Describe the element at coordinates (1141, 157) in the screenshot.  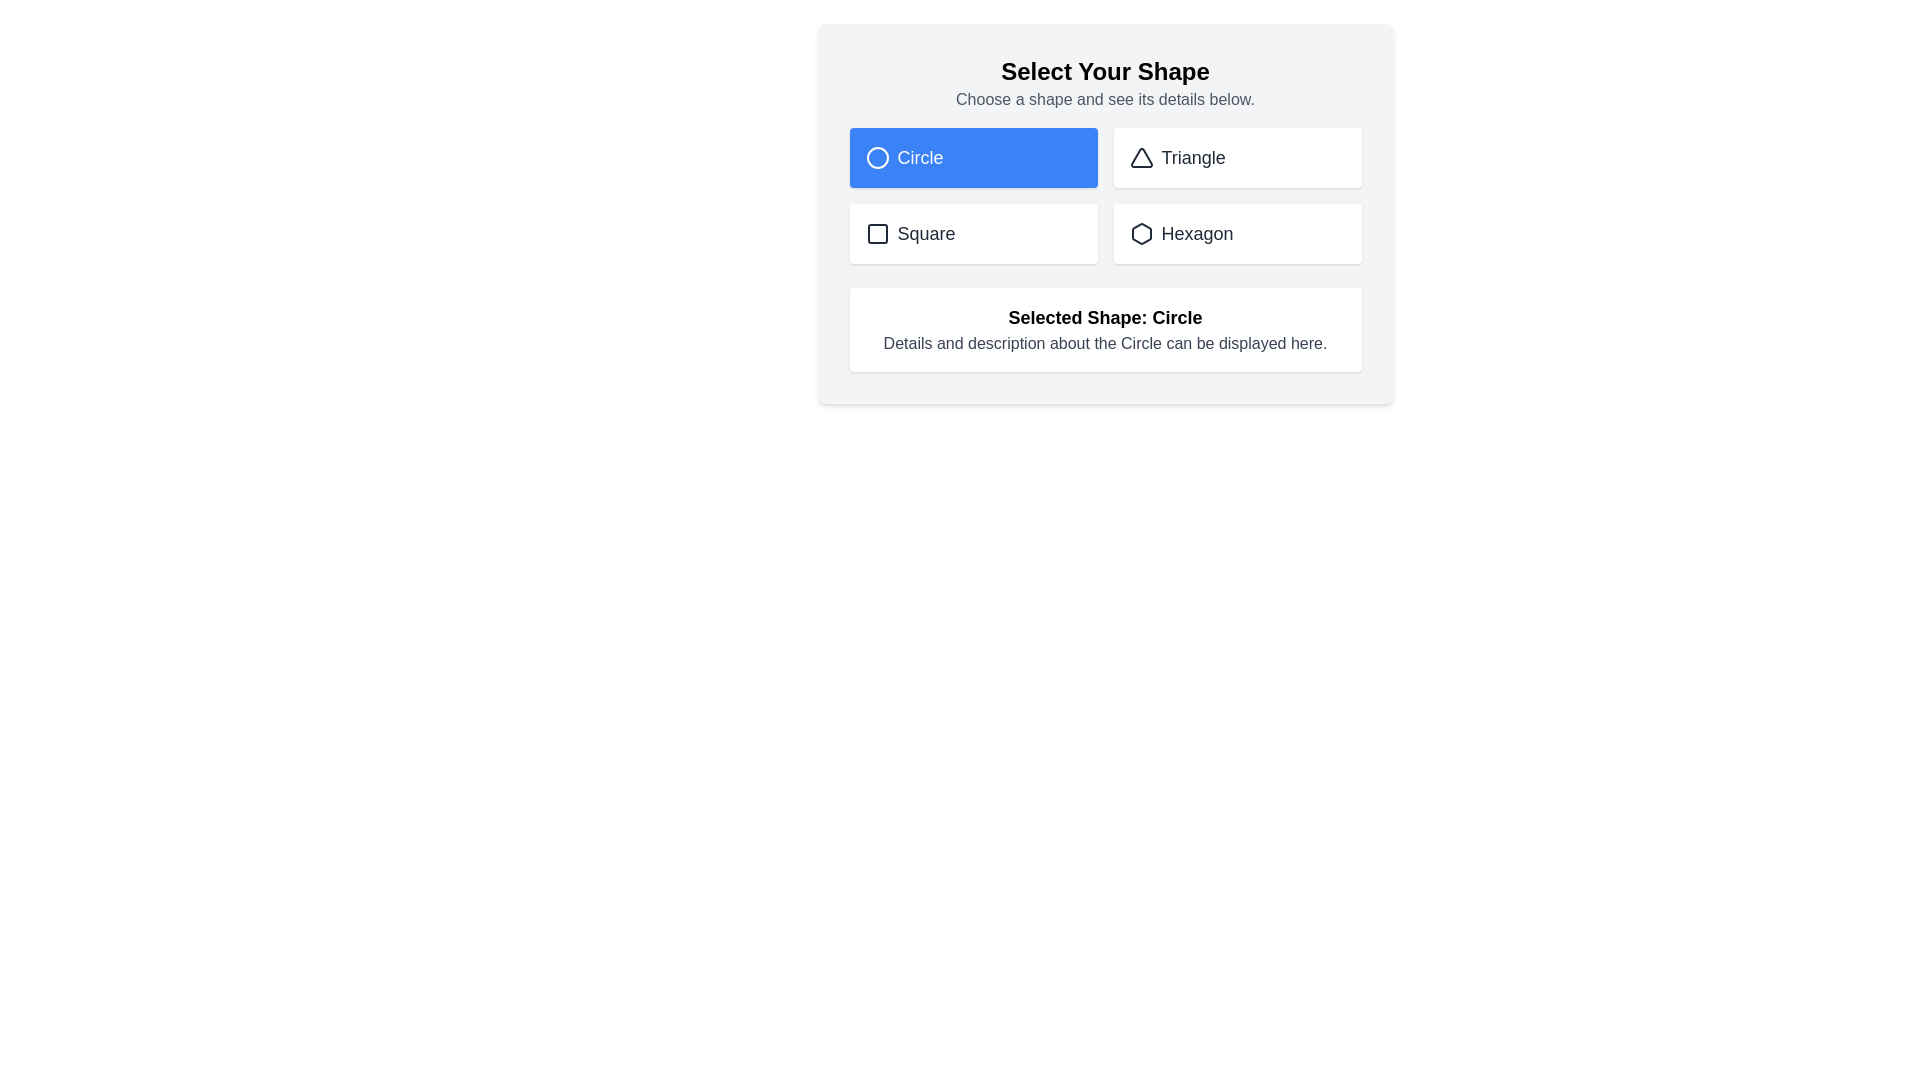
I see `the triangle-shaped SVG icon outlined in black, which is the second button from the left in the shape selection options, adjacent to the 'Circle' option on the left and 'Hexagon' on the right` at that location.